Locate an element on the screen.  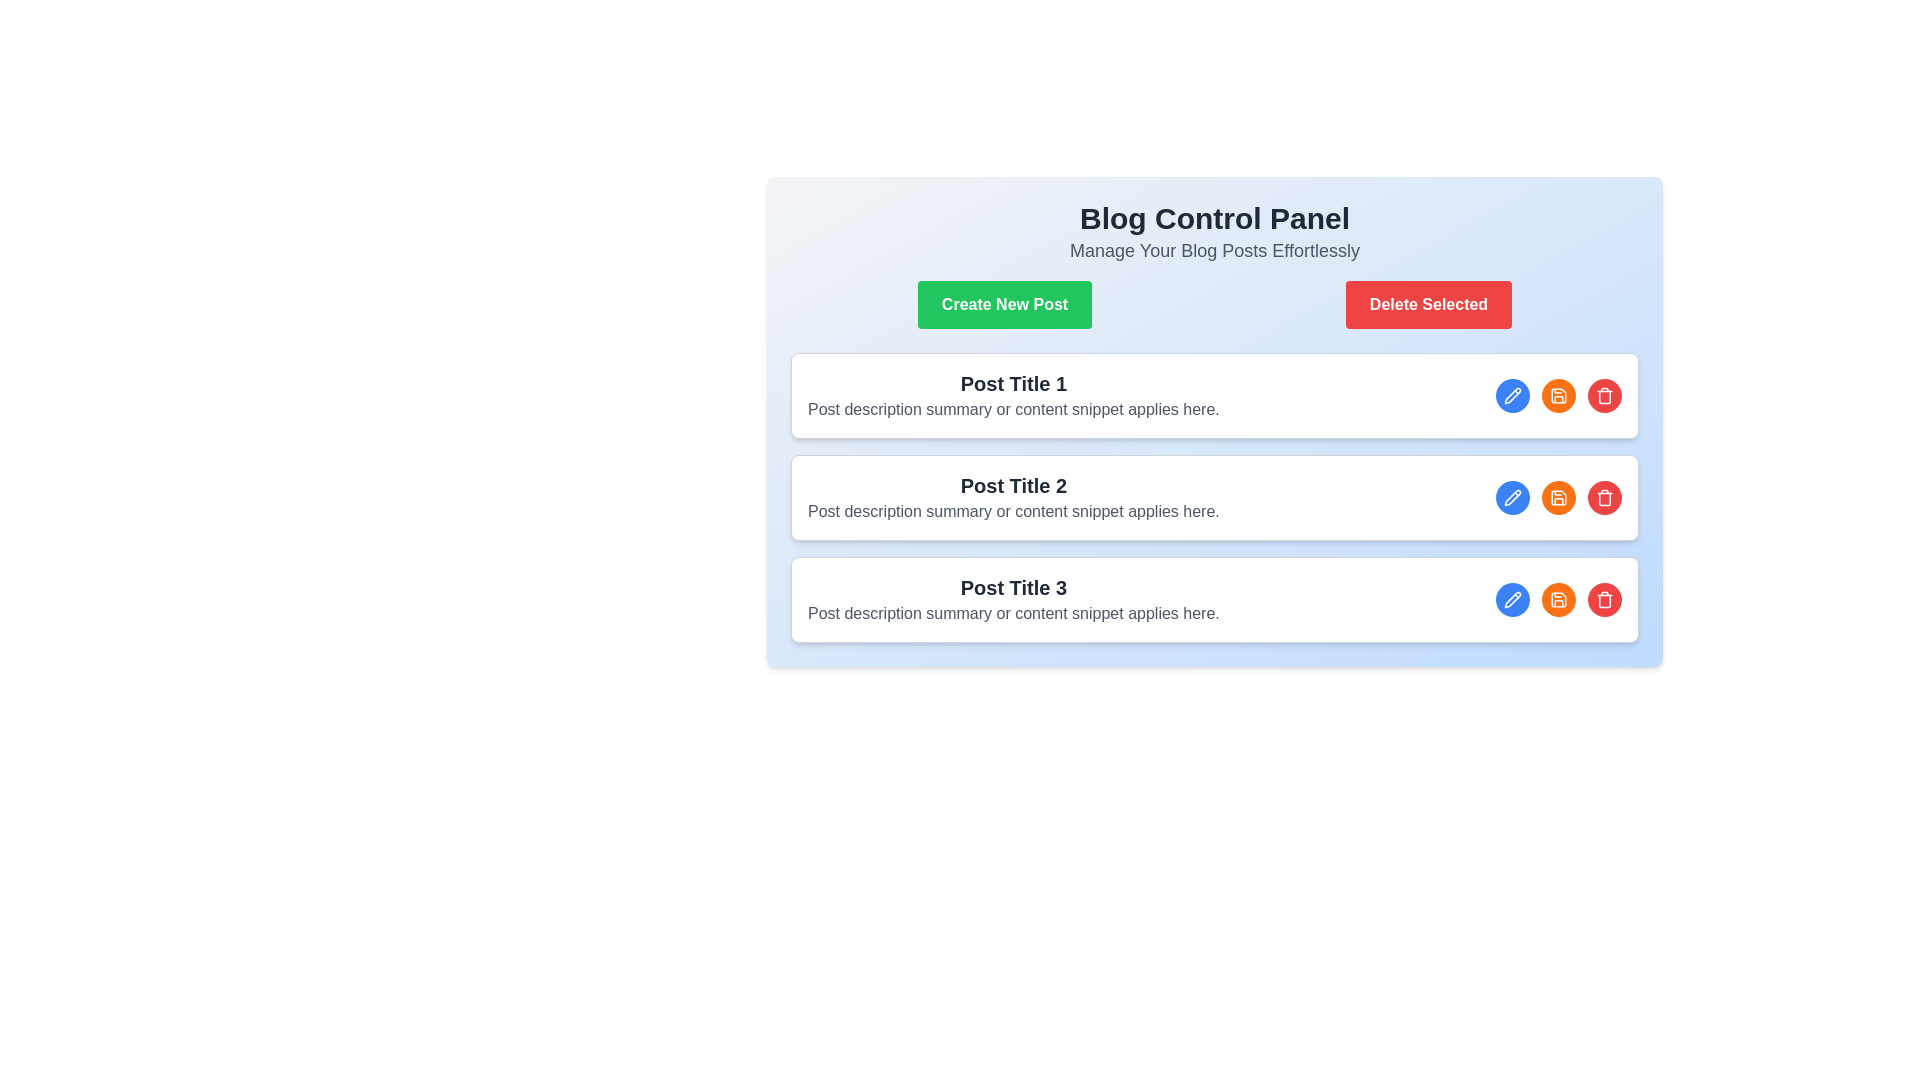
the second Content card in the vertically stacked list of blog post snippets, which is located between 'Post Title 1' and 'Post Title 3' is located at coordinates (1213, 496).